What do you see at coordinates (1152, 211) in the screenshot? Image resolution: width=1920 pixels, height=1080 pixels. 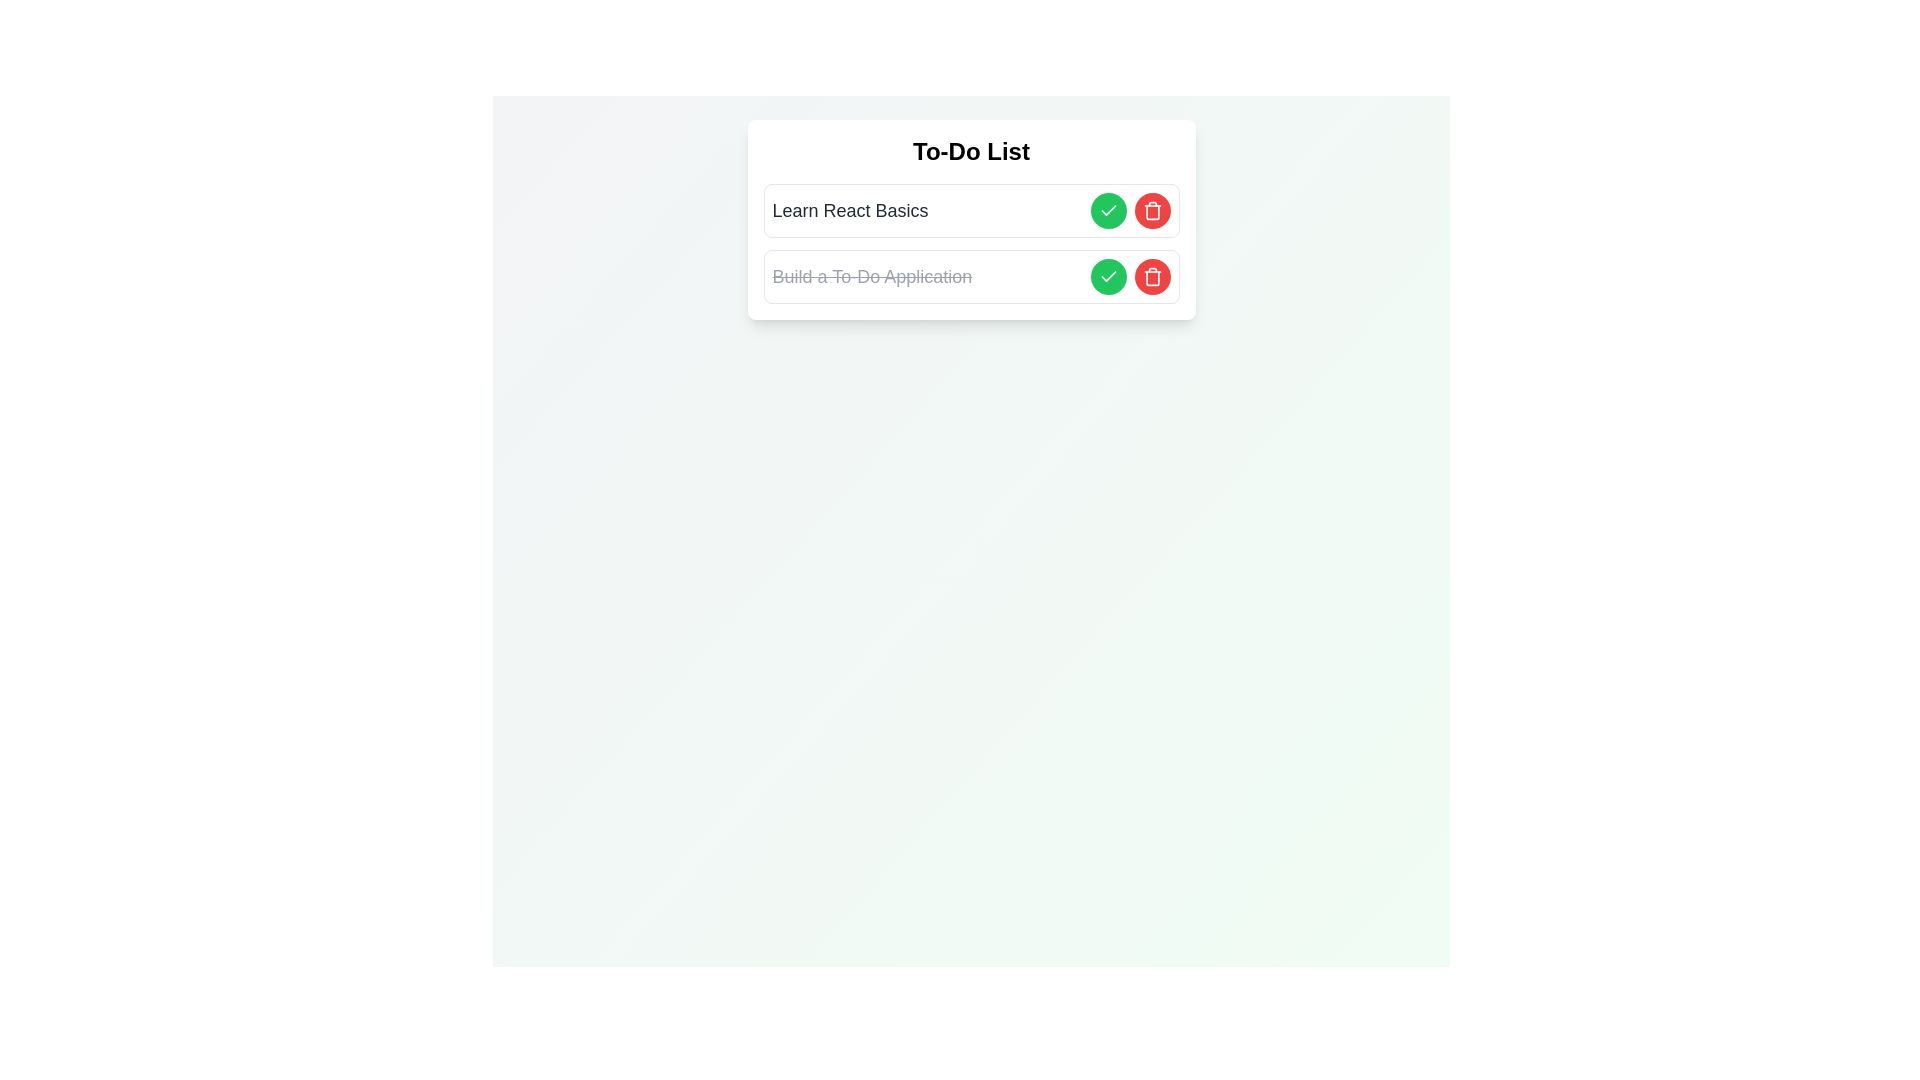 I see `the delete icon located` at bounding box center [1152, 211].